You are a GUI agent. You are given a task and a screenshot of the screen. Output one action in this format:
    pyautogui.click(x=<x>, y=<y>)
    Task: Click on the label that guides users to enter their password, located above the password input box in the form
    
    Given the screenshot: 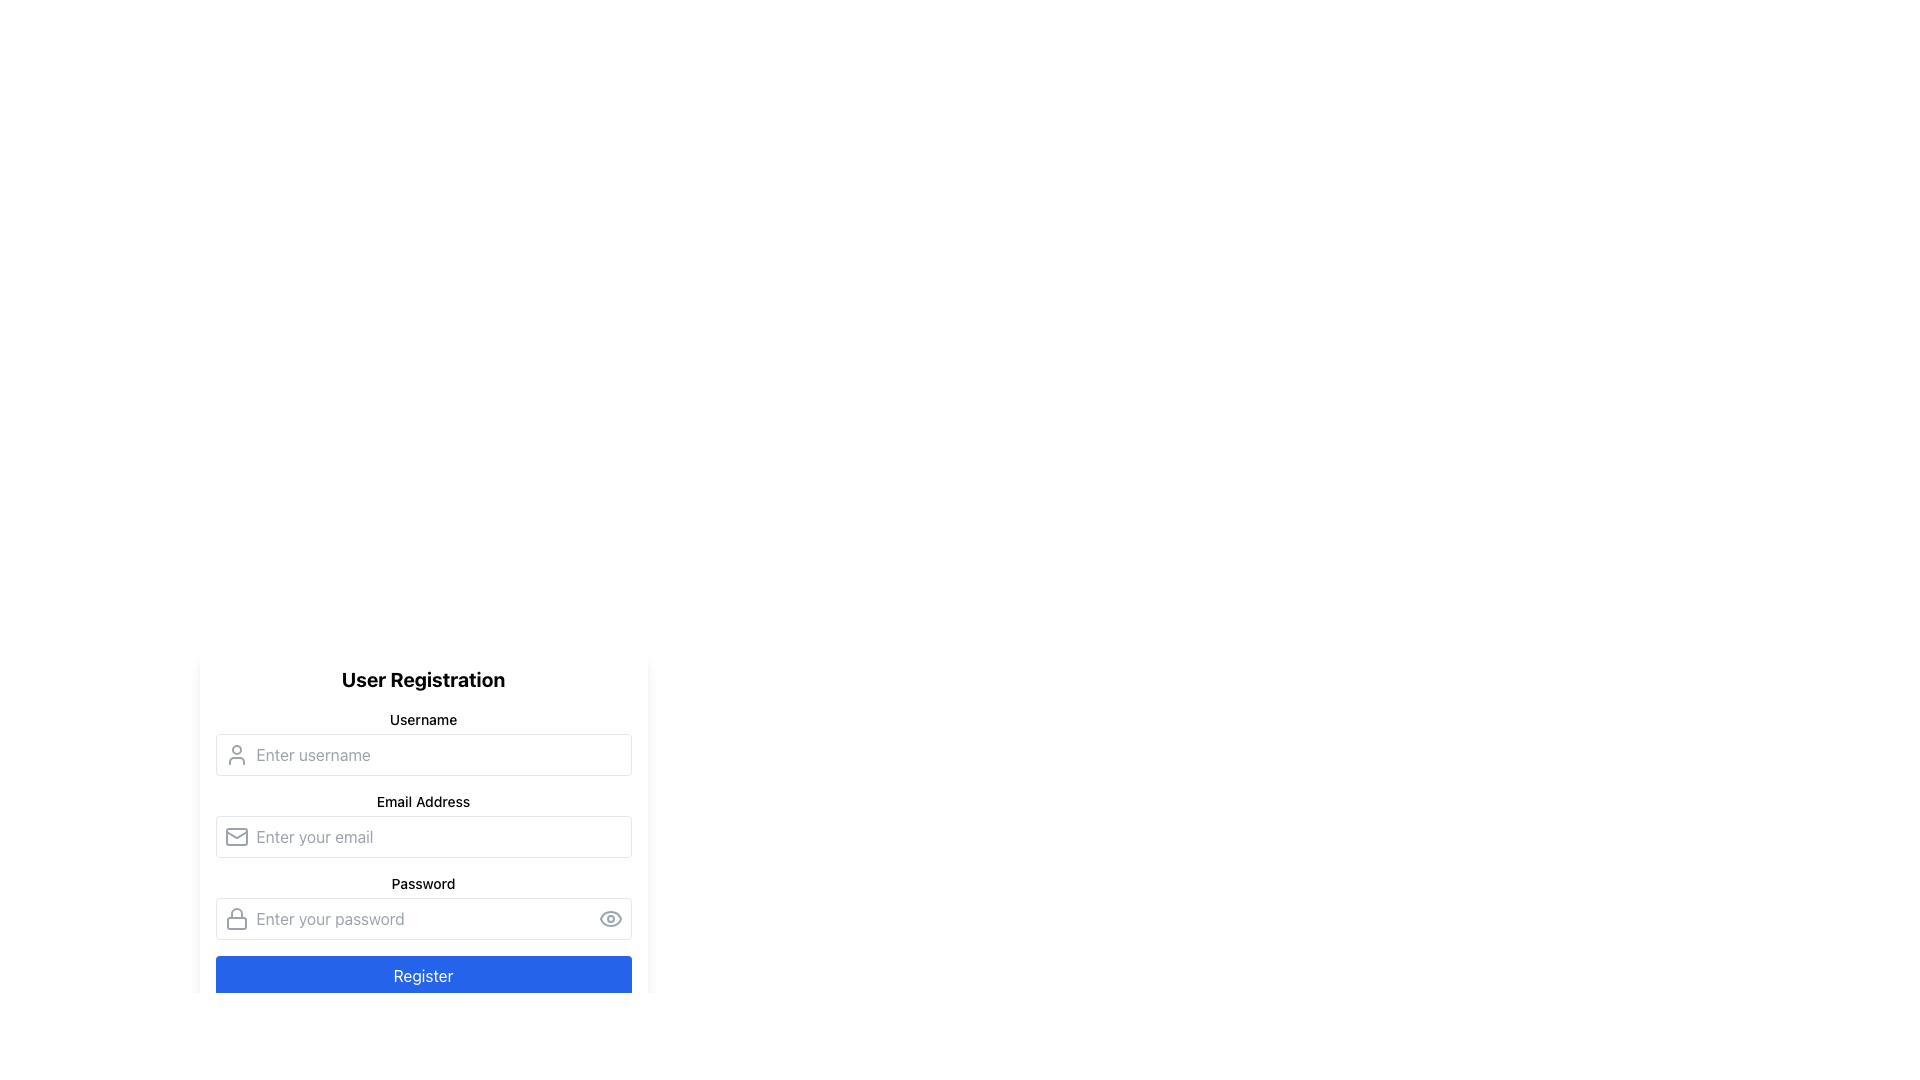 What is the action you would take?
    pyautogui.click(x=422, y=882)
    